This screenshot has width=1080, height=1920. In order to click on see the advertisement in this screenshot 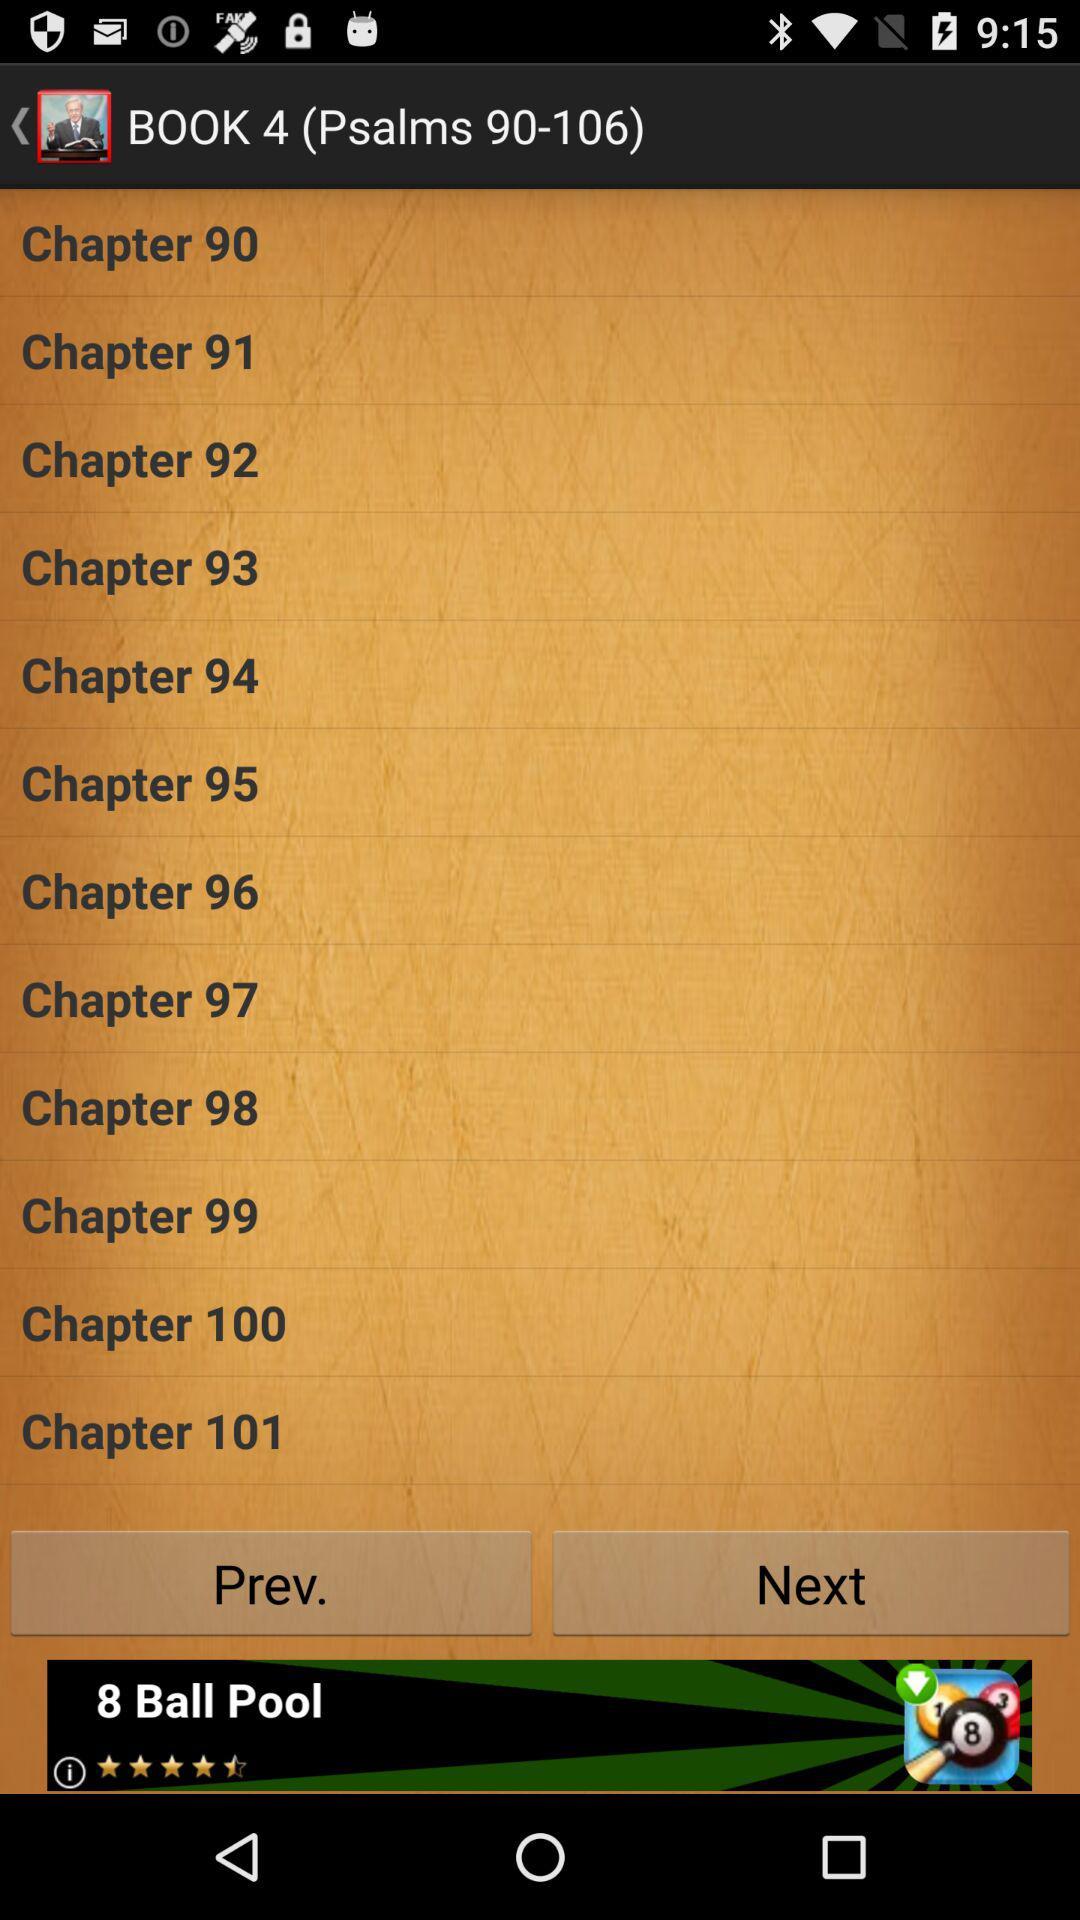, I will do `click(538, 1724)`.